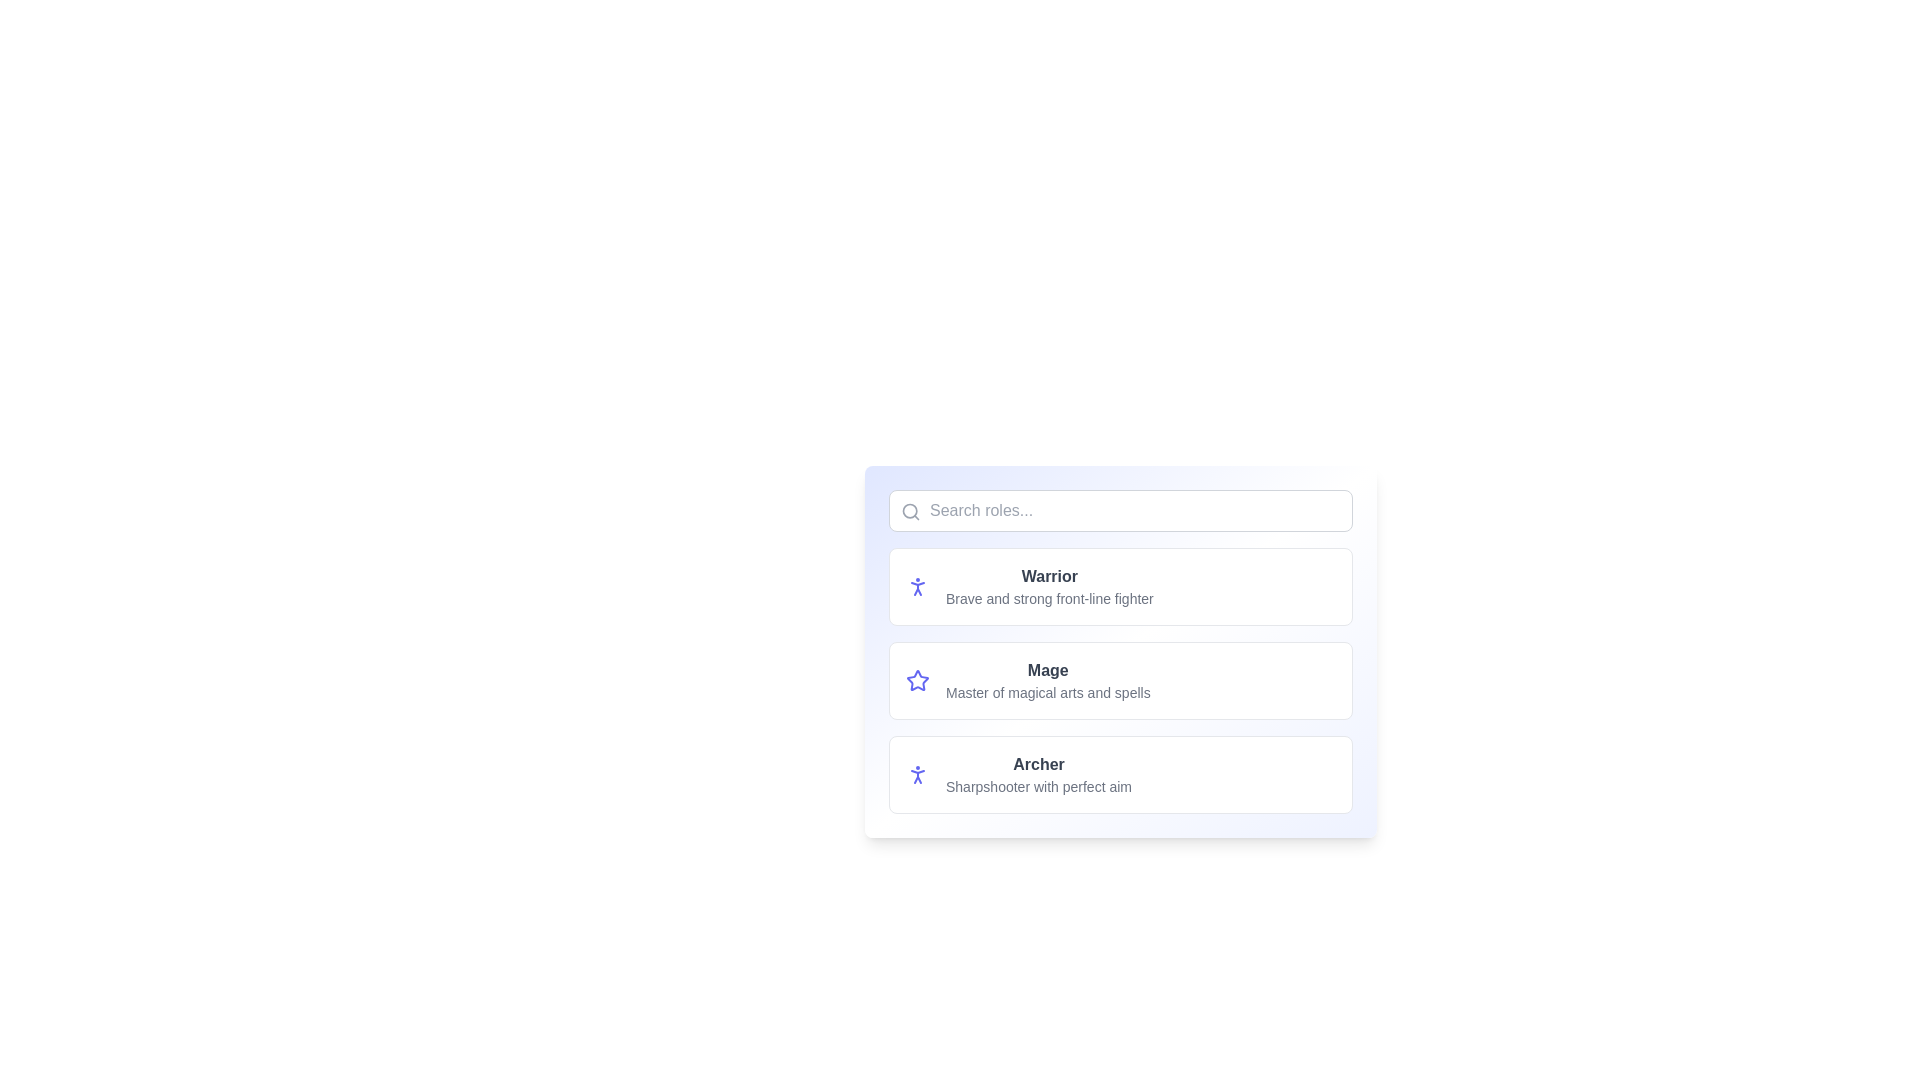 Image resolution: width=1920 pixels, height=1080 pixels. What do you see at coordinates (1048, 597) in the screenshot?
I see `the text field displaying 'Brave and strong front-line fighter', which is styled in gray and located beneath the 'Warrior' title` at bounding box center [1048, 597].